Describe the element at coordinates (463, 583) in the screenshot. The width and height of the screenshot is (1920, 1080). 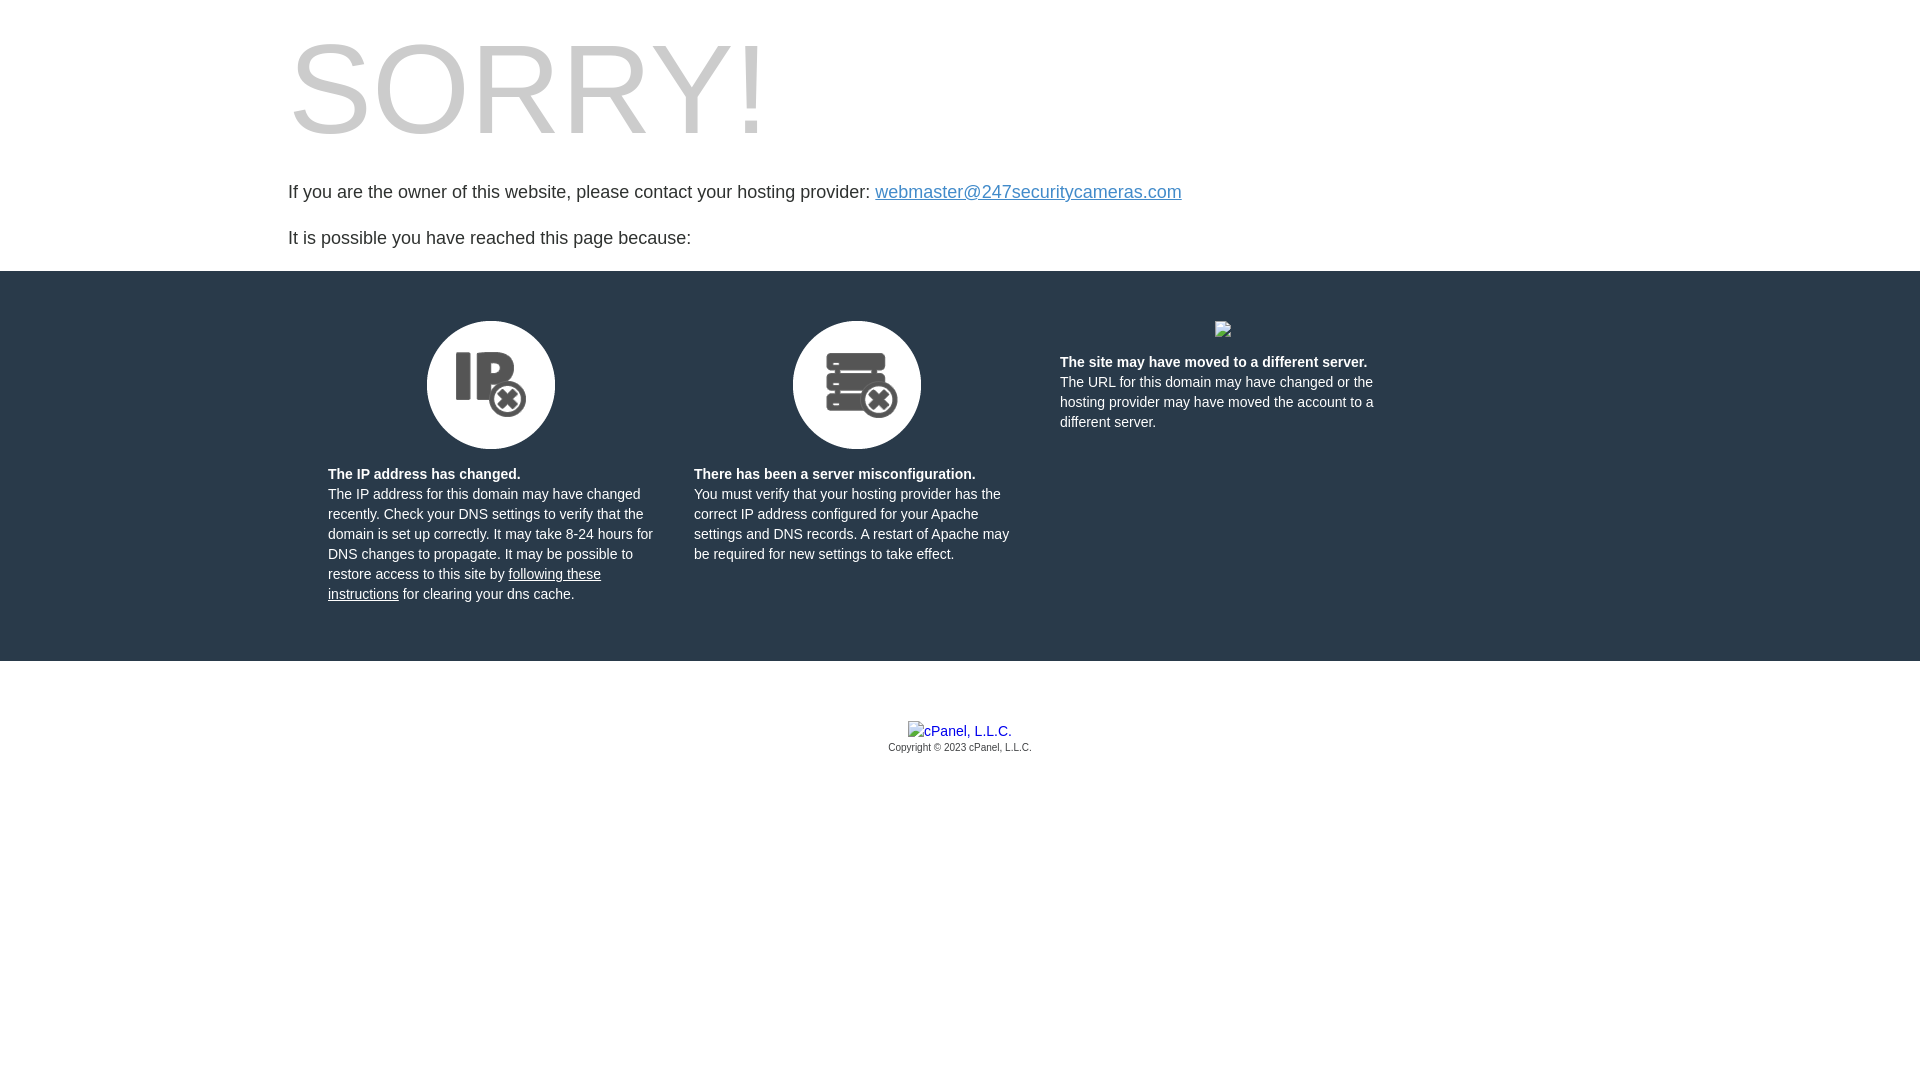
I see `'following these instructions'` at that location.